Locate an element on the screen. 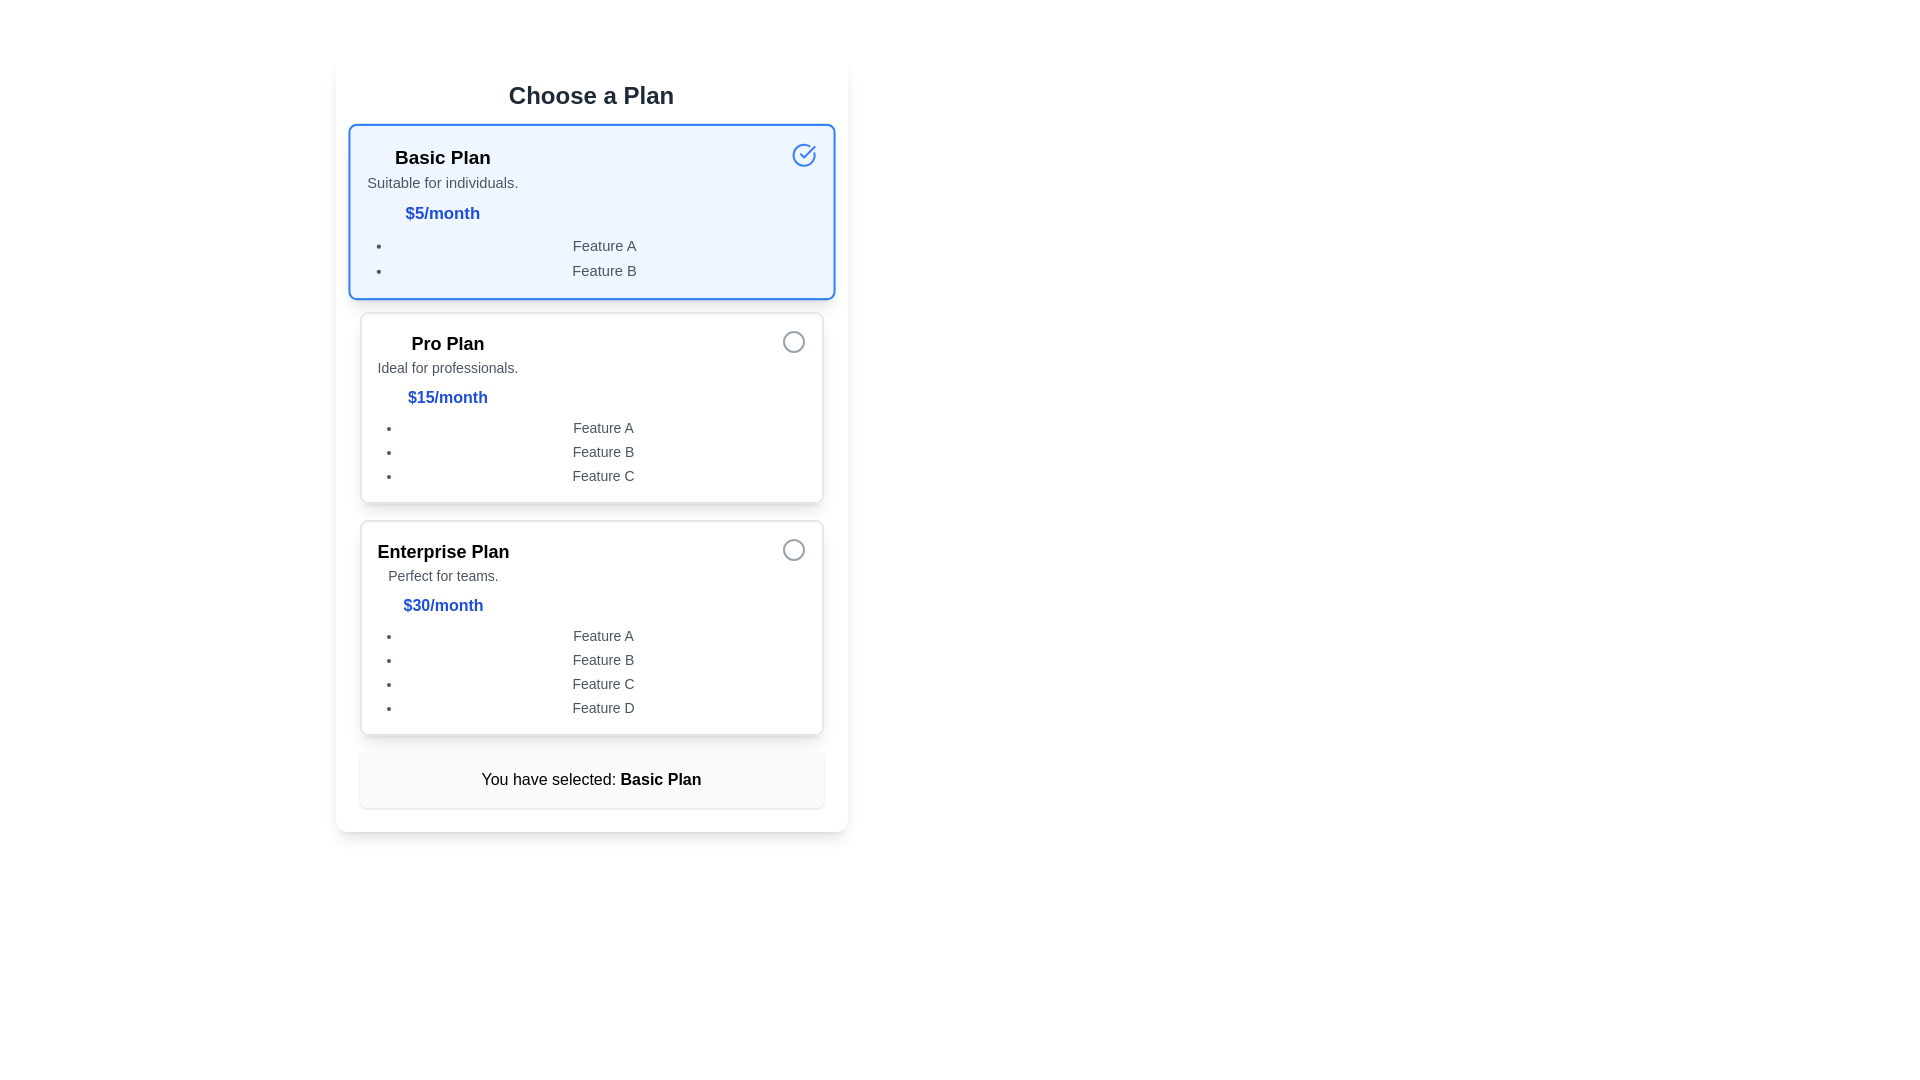 This screenshot has width=1920, height=1080. contents of the 'Enterprise Plan' informational card, which is the third plan in a vertical list of subscription plans, located between the 'Pro Plan' card and the features list is located at coordinates (442, 578).